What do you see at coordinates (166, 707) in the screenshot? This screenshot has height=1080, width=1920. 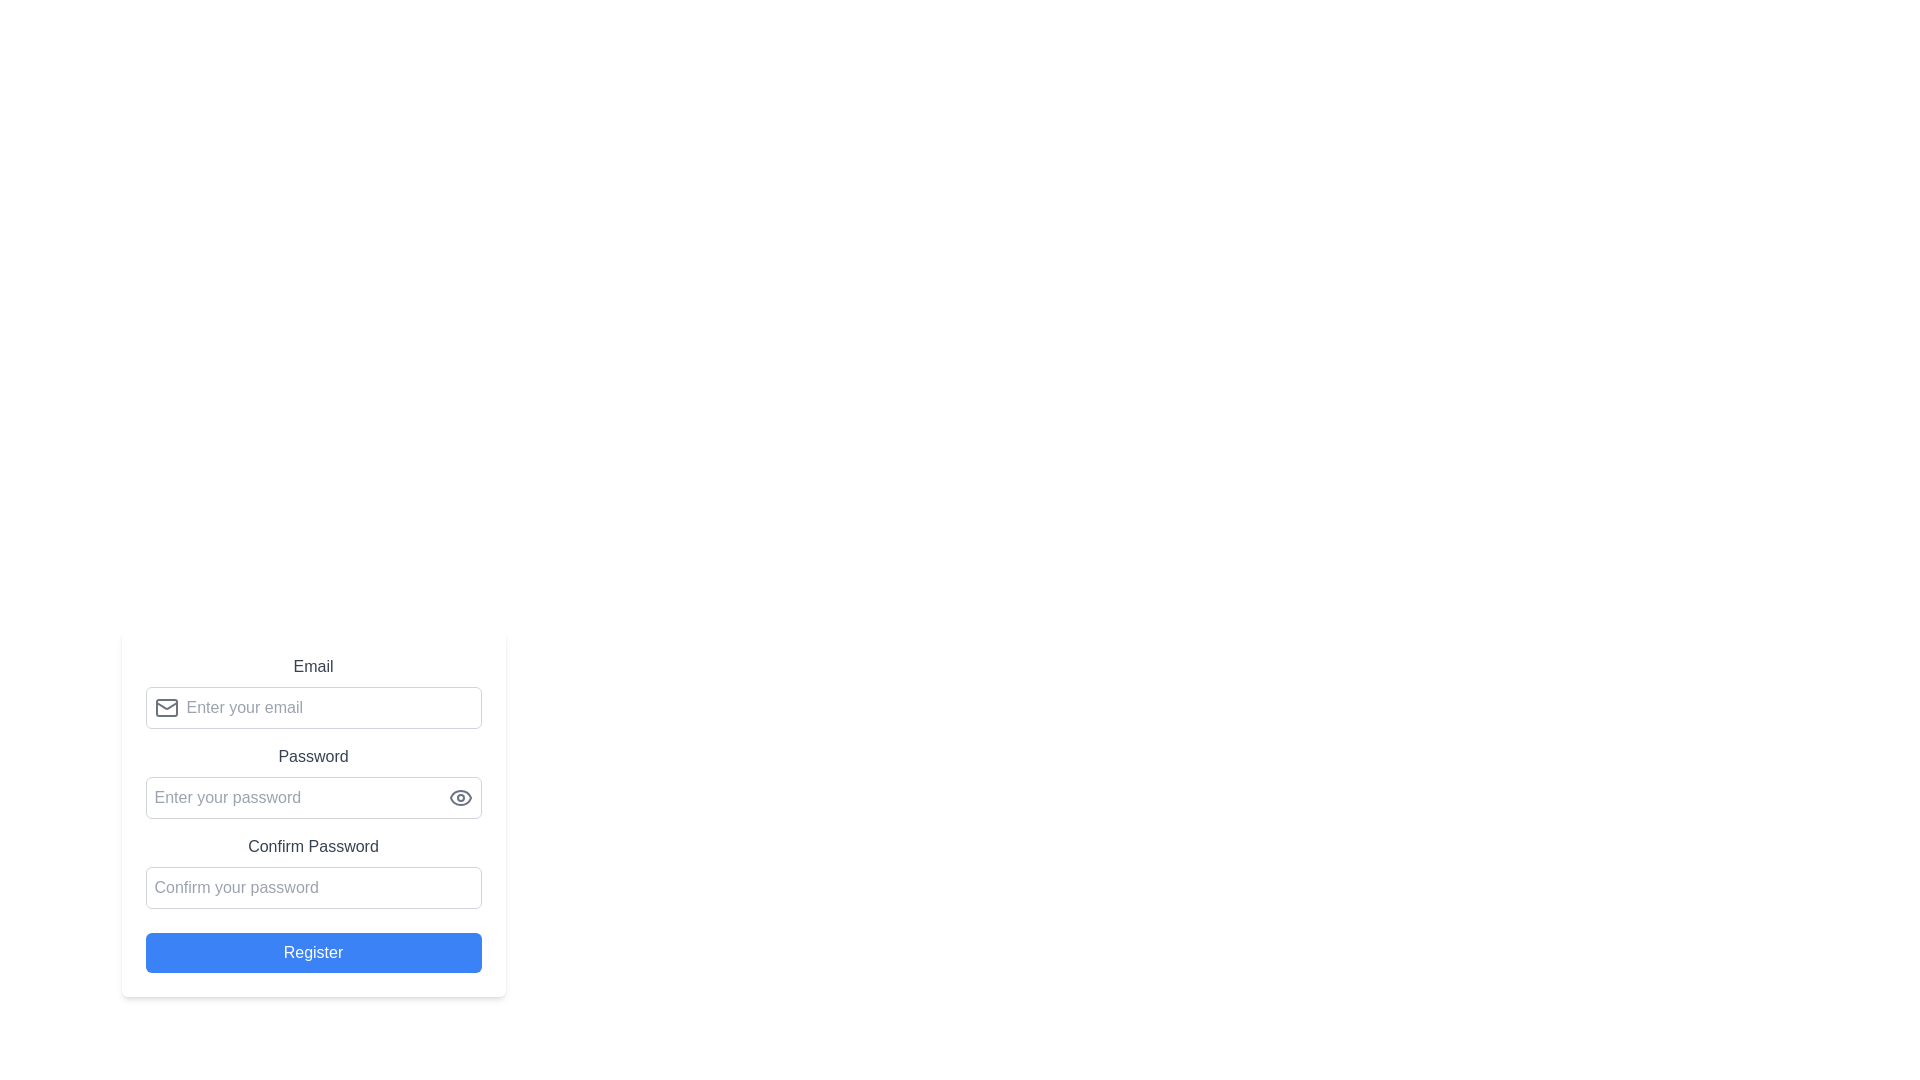 I see `the envelope-shaped icon with gray stroke lines, located to the immediate left of the email input field labeled 'Enter your email'` at bounding box center [166, 707].